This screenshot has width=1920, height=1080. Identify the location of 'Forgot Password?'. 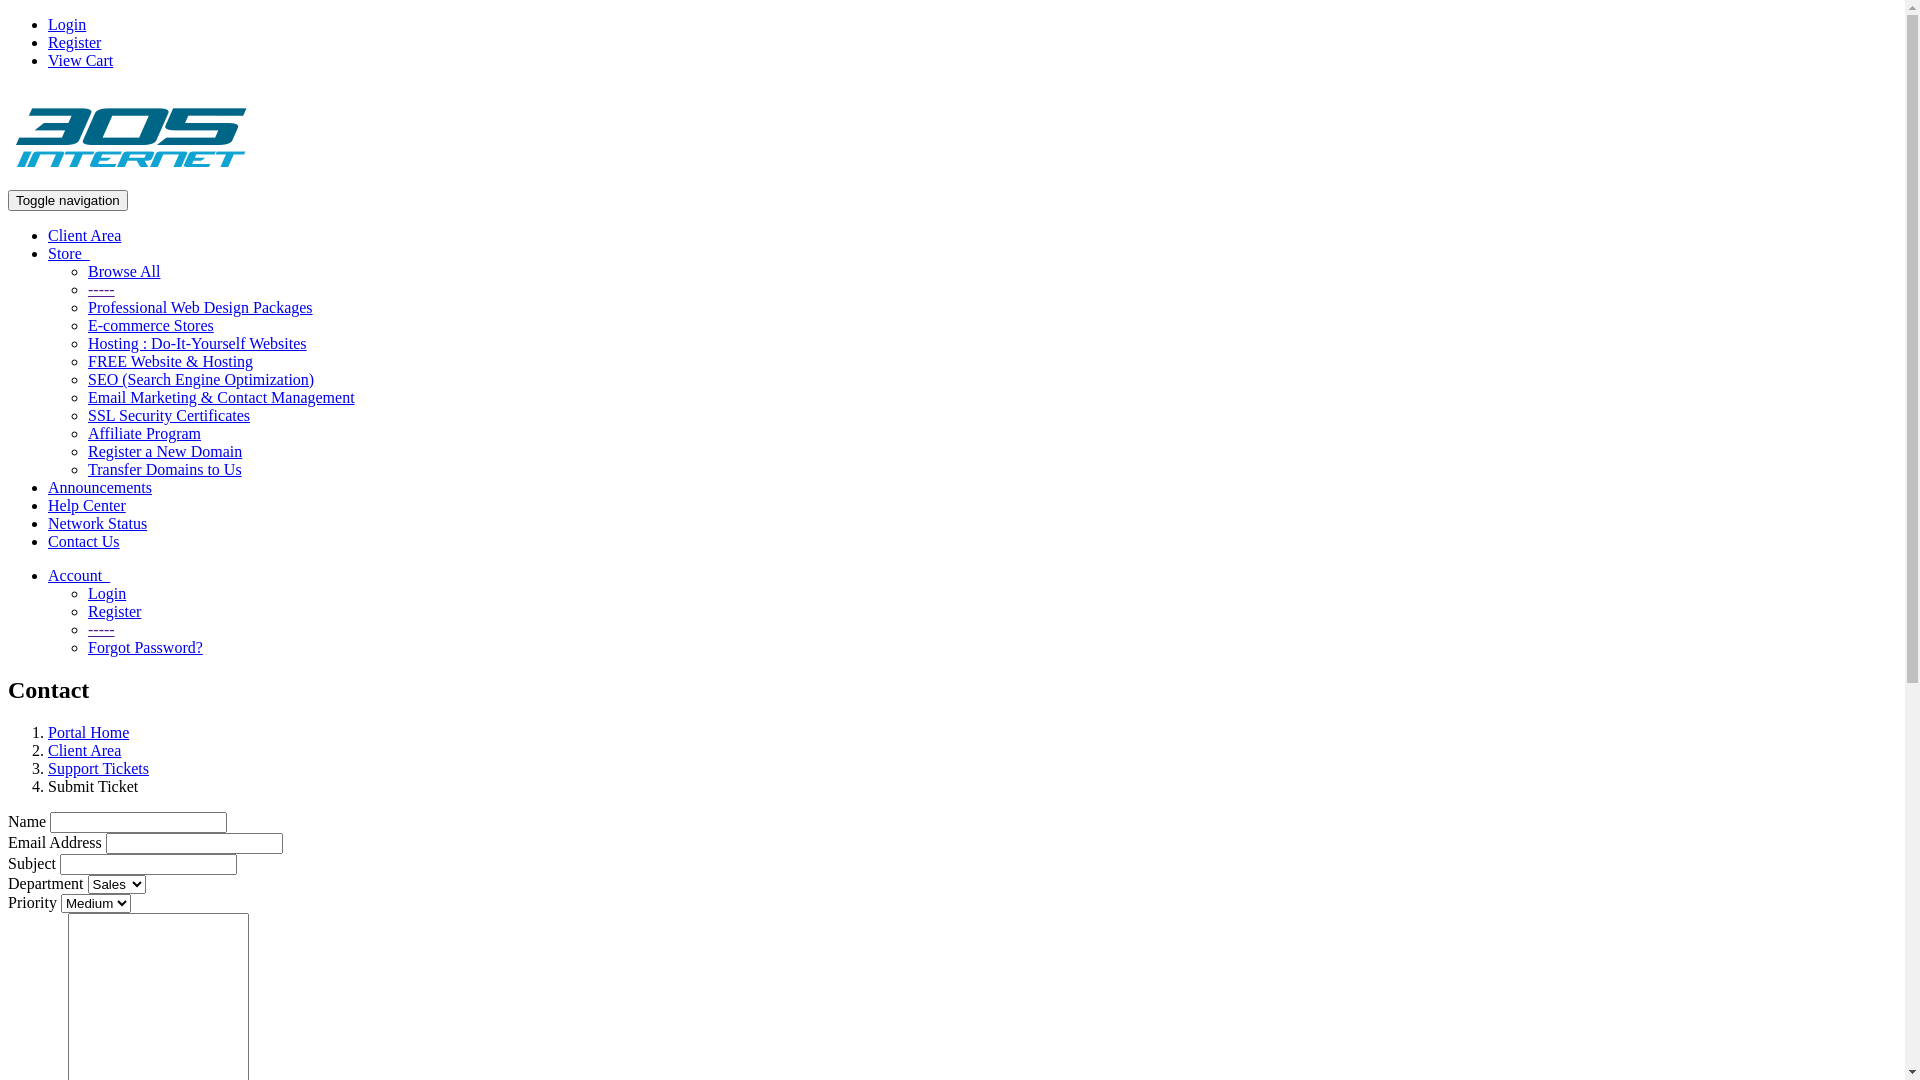
(86, 647).